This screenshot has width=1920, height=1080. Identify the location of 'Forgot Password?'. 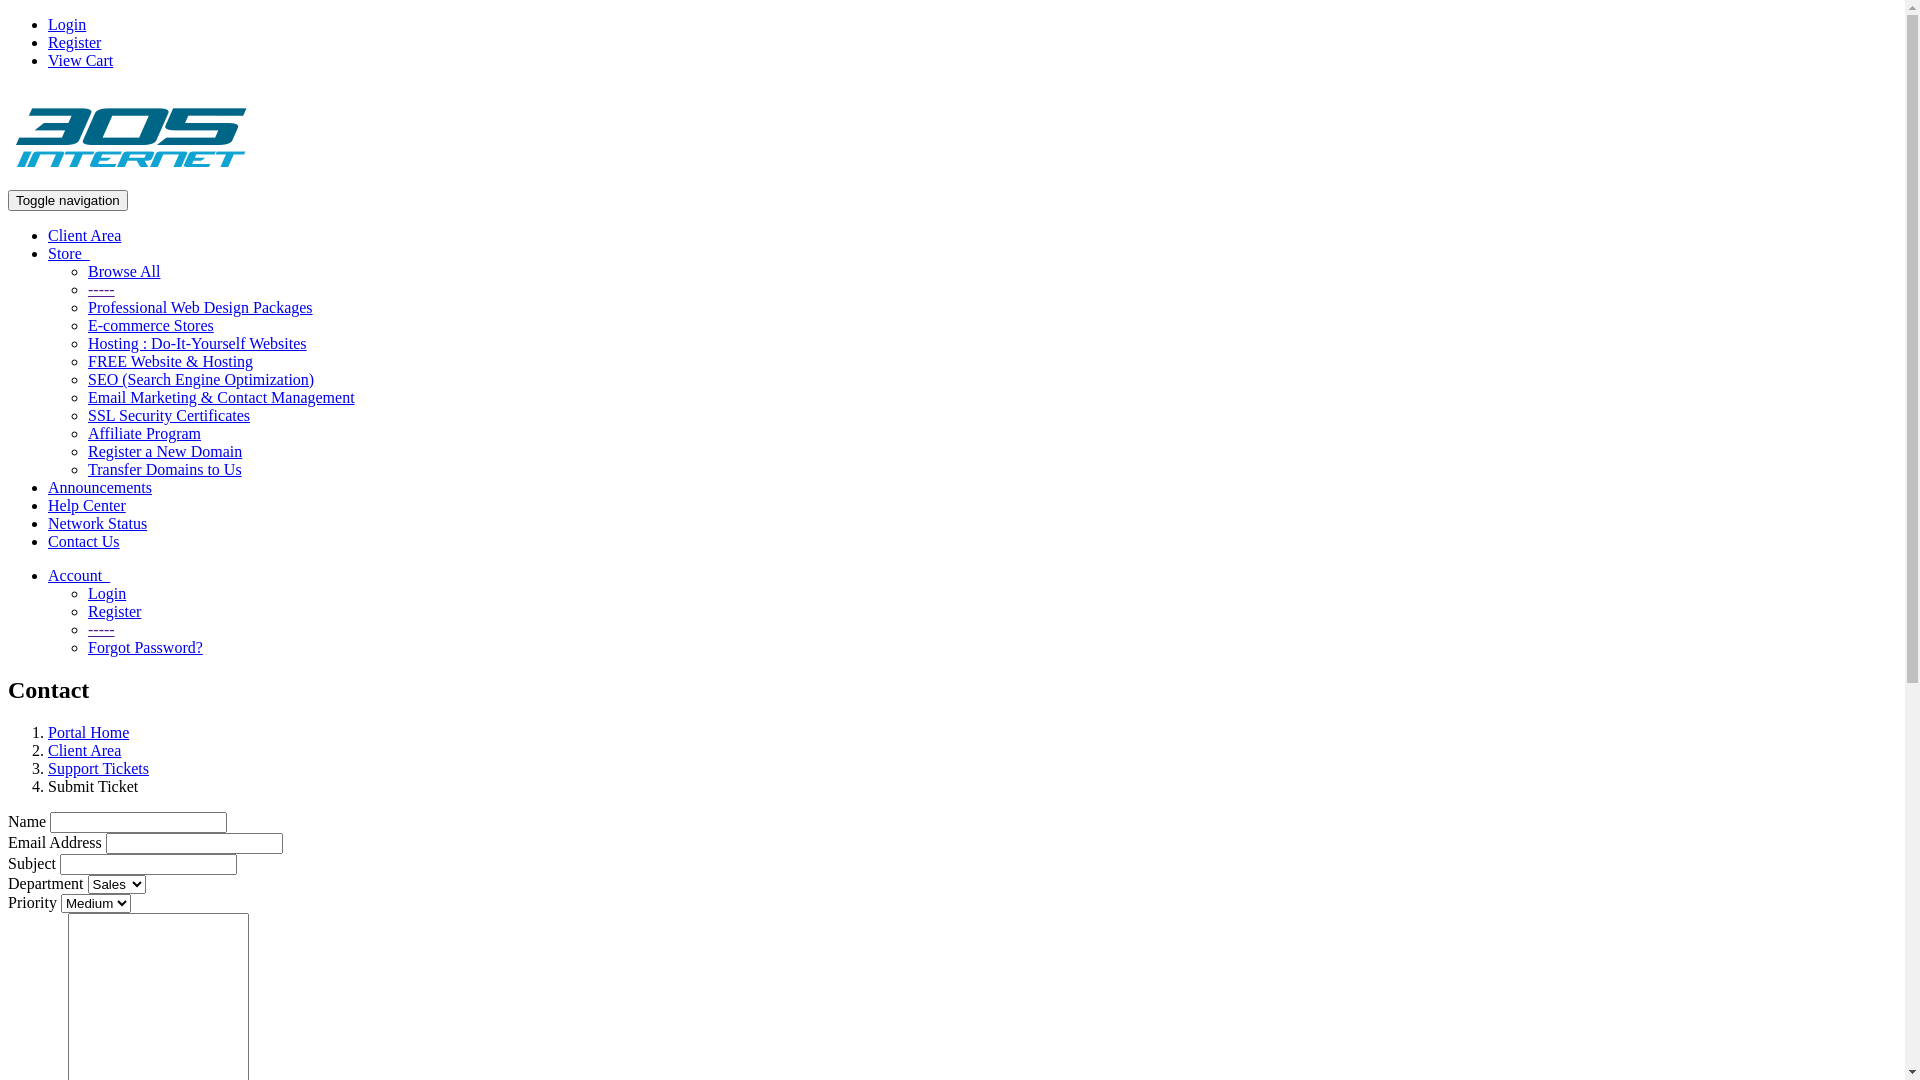
(86, 647).